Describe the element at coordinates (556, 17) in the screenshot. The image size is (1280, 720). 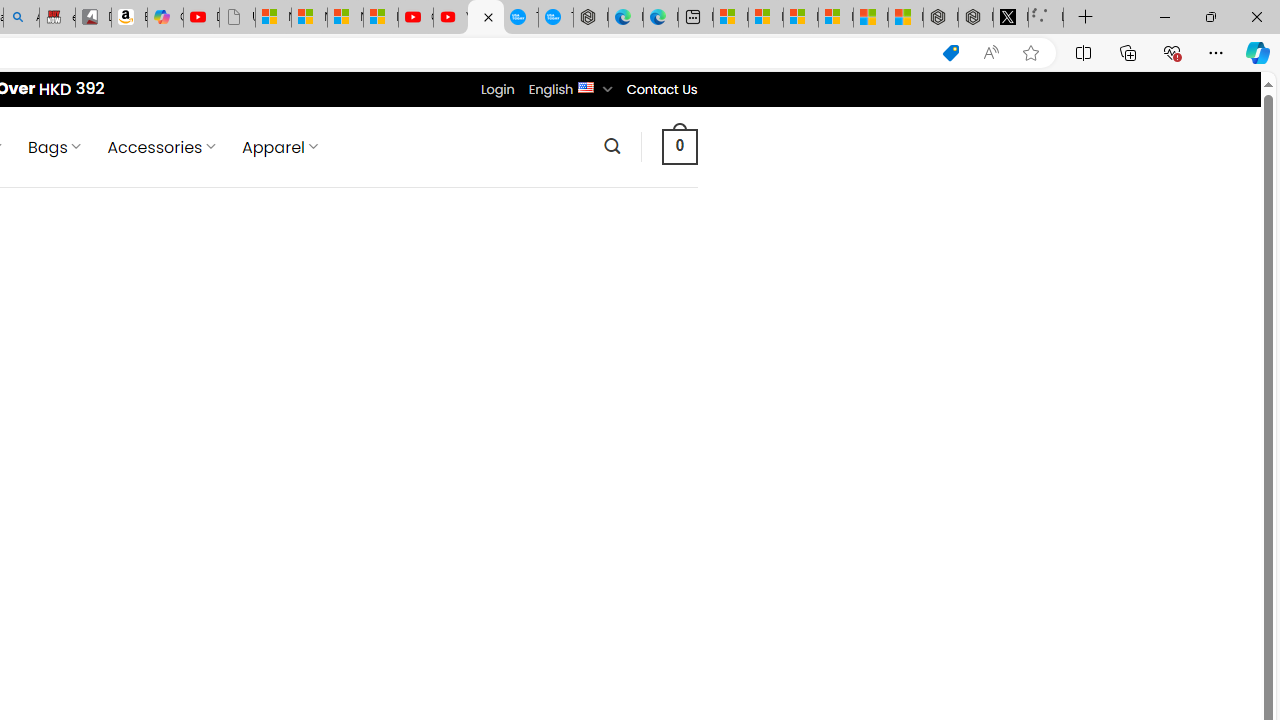
I see `'The most popular Google '` at that location.